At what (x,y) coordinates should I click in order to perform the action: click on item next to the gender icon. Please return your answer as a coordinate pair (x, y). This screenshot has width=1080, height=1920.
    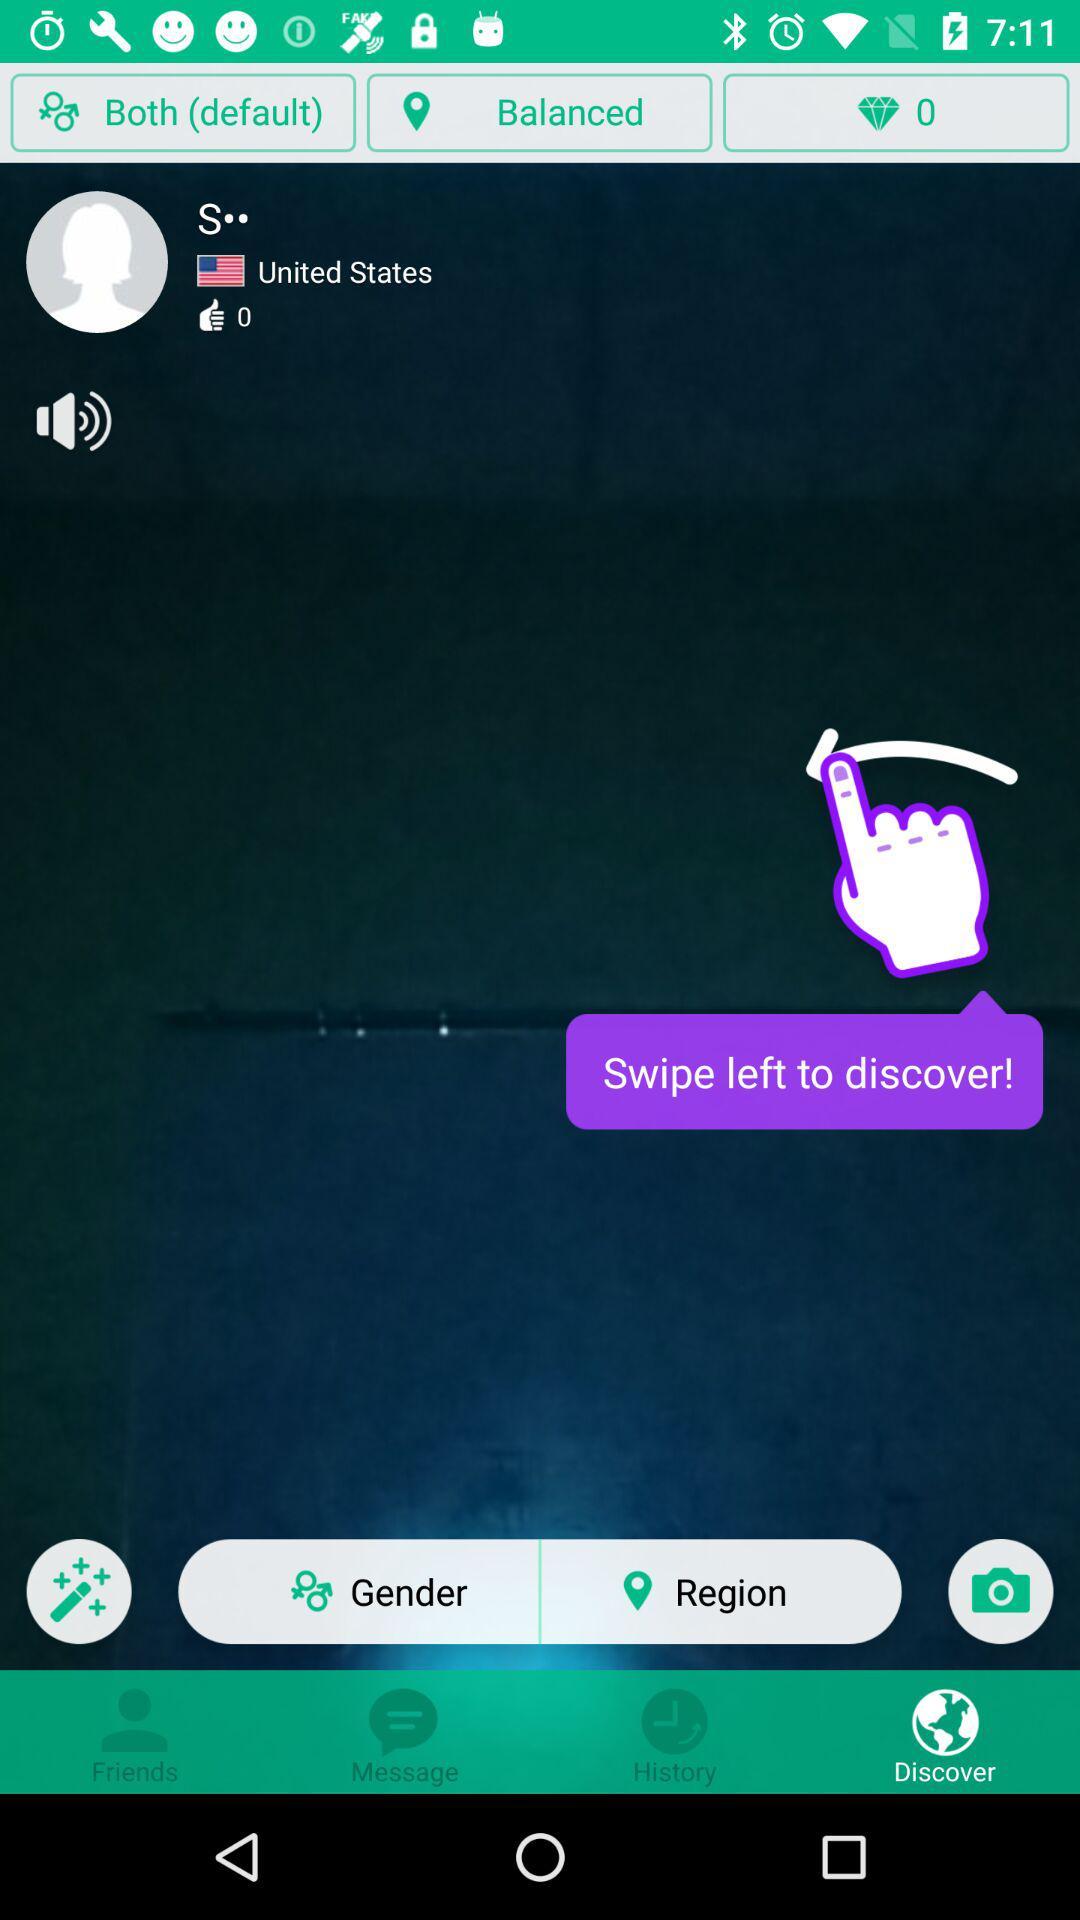
    Looking at the image, I should click on (78, 1604).